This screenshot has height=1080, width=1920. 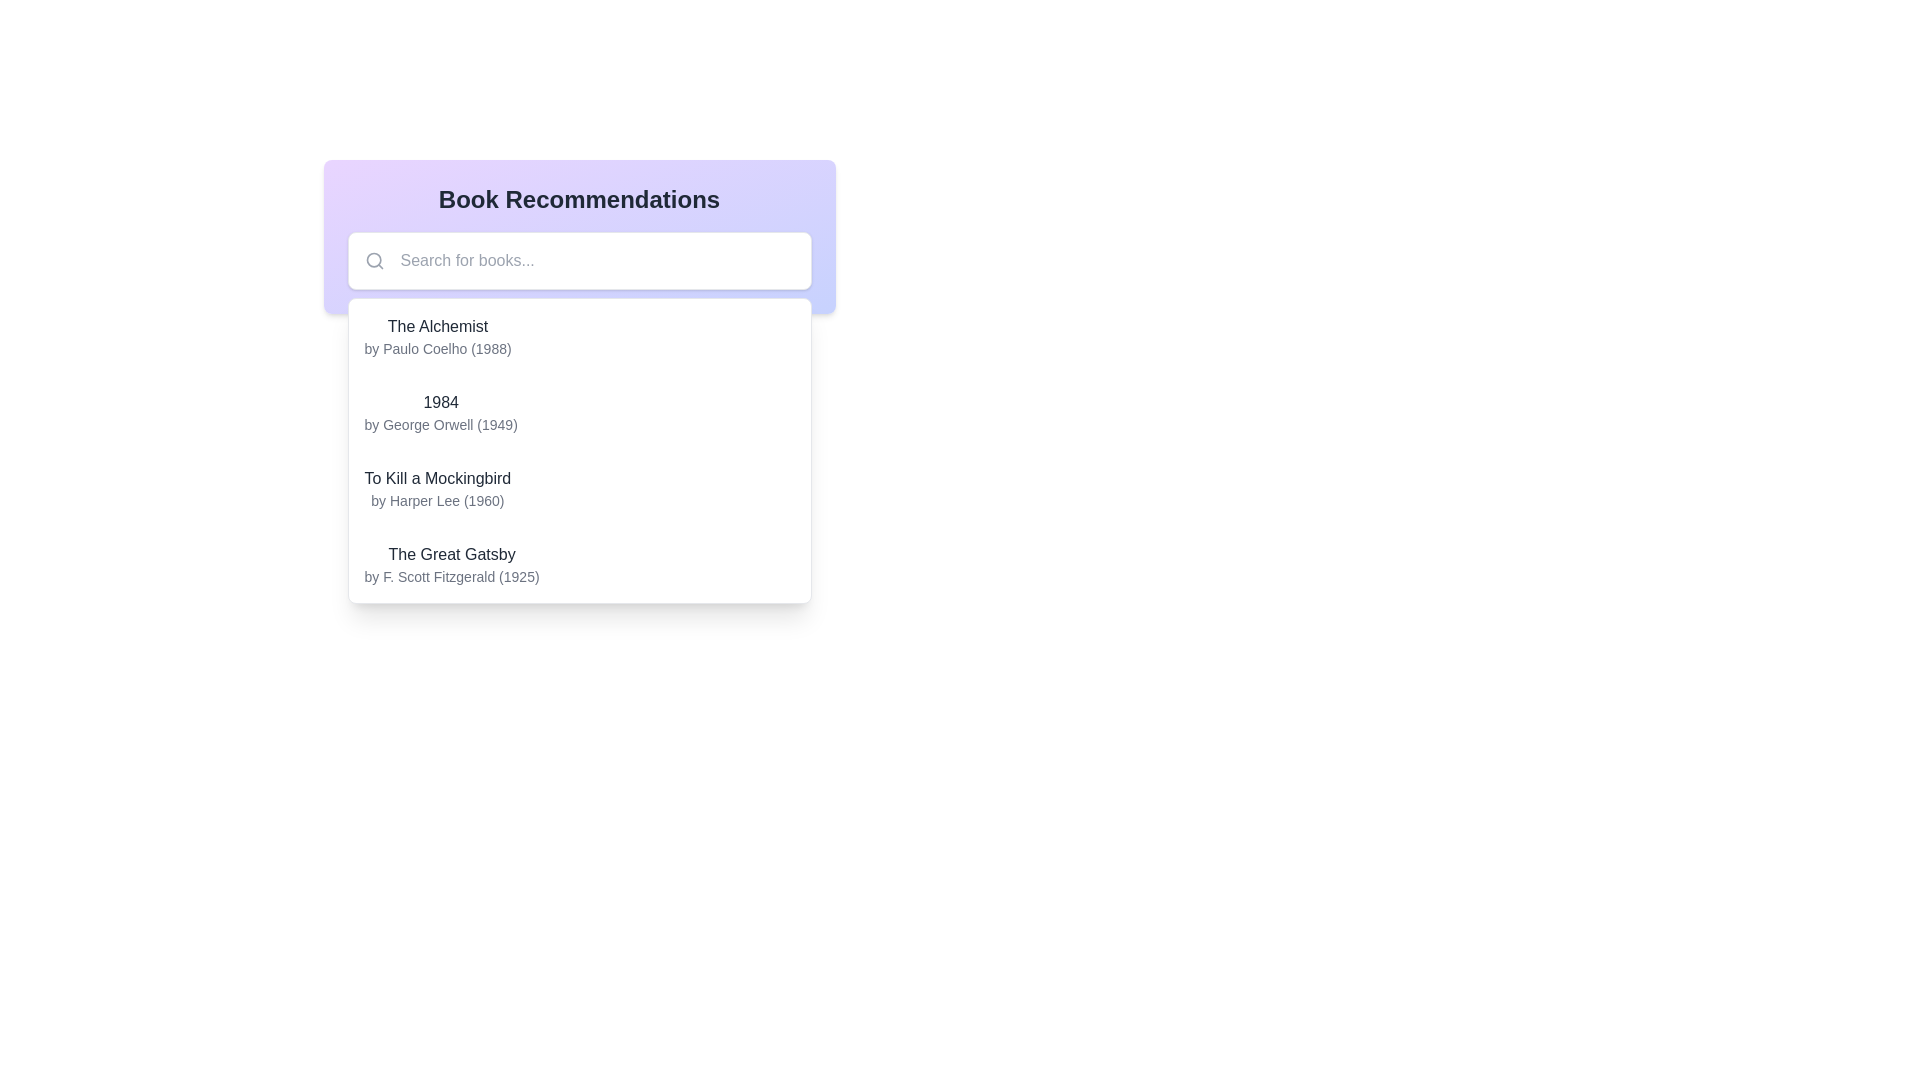 I want to click on the fourth book entry, so click(x=450, y=564).